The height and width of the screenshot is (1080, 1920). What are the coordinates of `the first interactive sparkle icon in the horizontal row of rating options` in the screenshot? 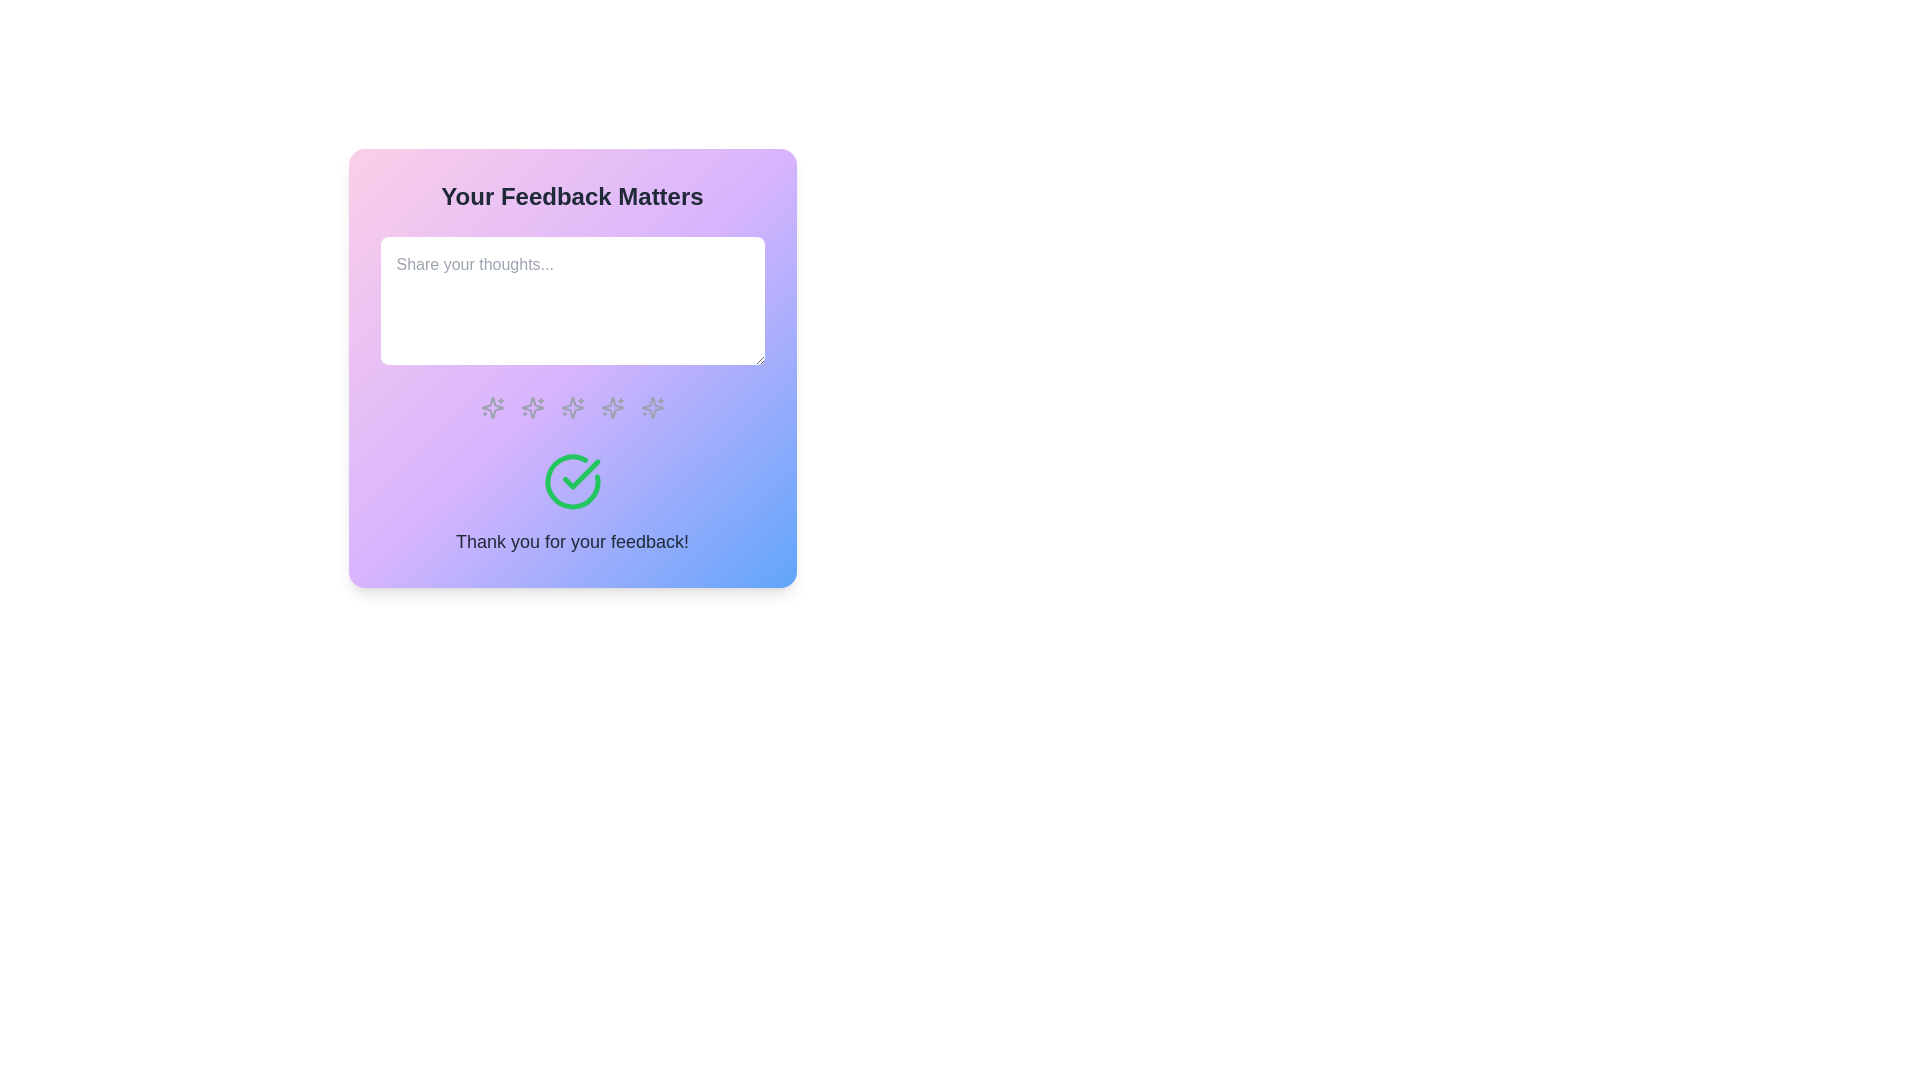 It's located at (492, 407).